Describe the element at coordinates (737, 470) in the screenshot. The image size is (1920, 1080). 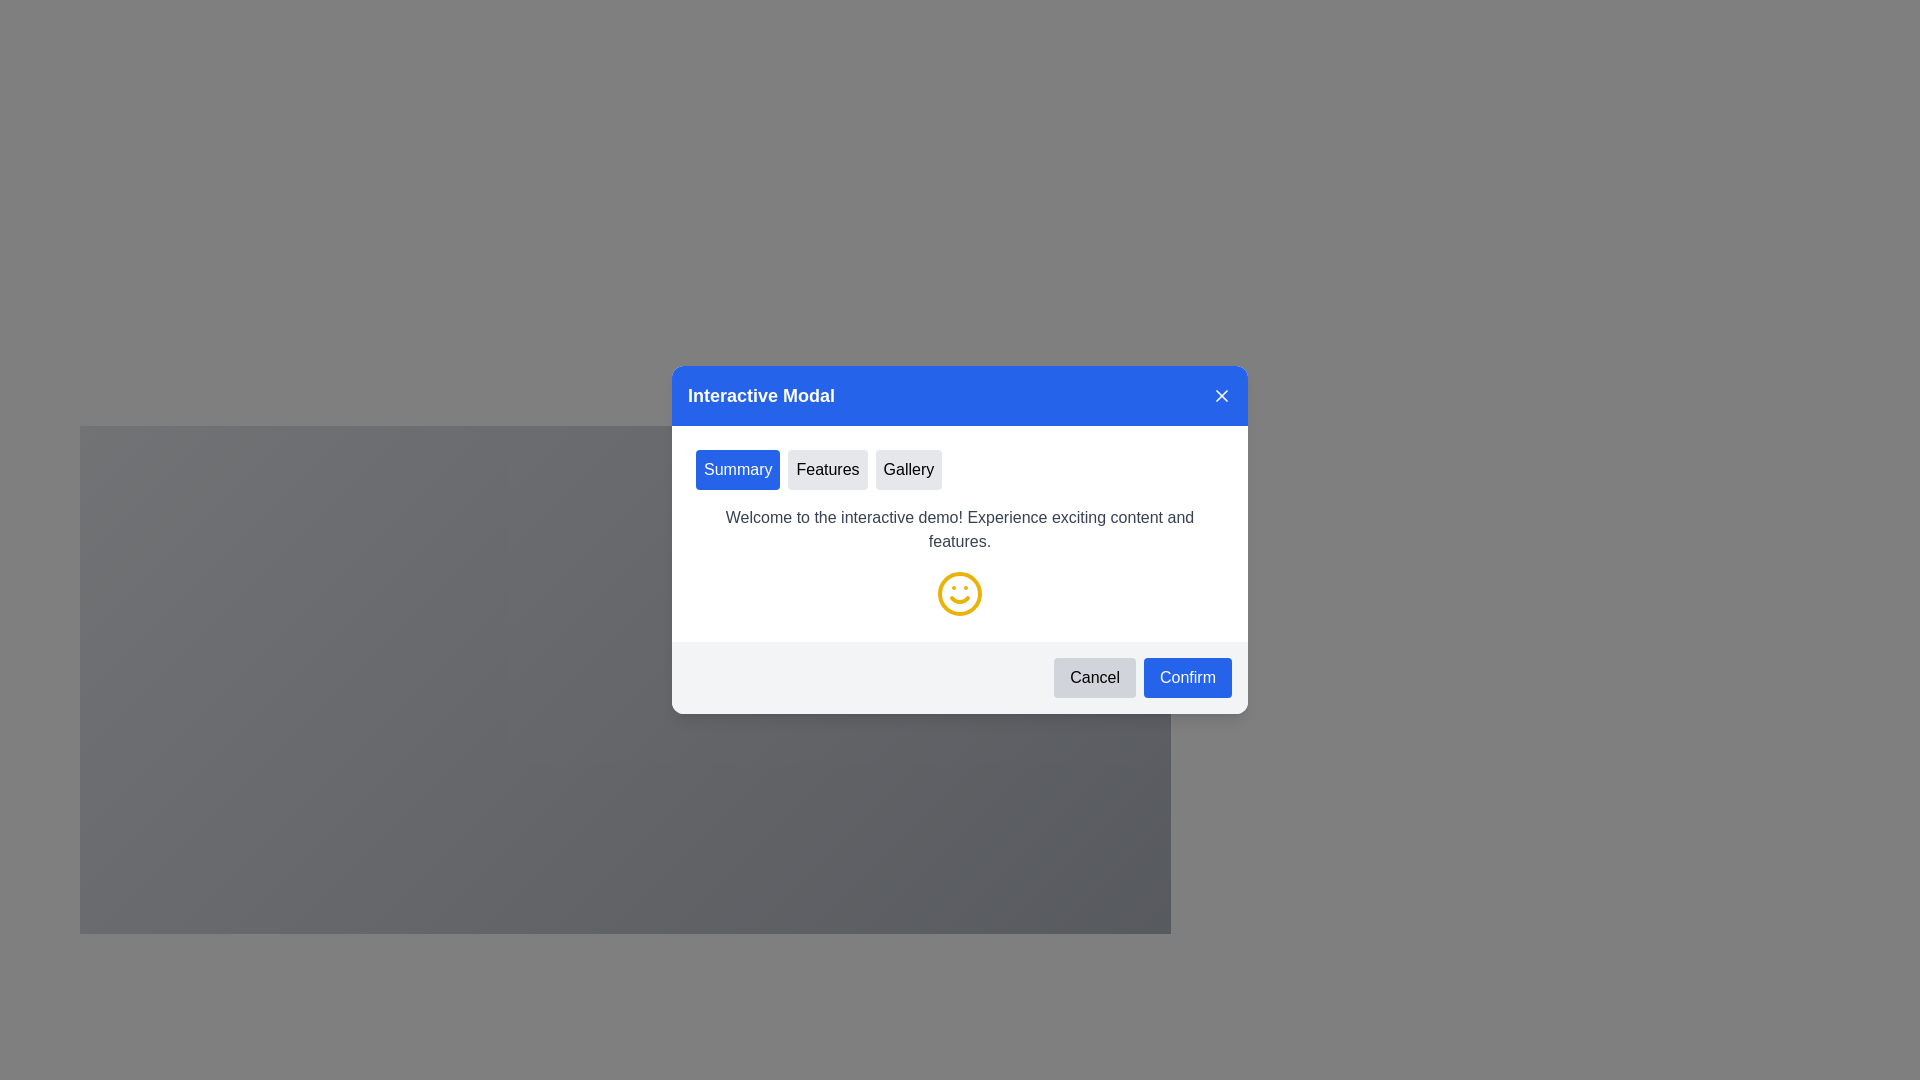
I see `the leftmost button in a group of three horizontally aligned buttons located at the top-center of the modal window` at that location.